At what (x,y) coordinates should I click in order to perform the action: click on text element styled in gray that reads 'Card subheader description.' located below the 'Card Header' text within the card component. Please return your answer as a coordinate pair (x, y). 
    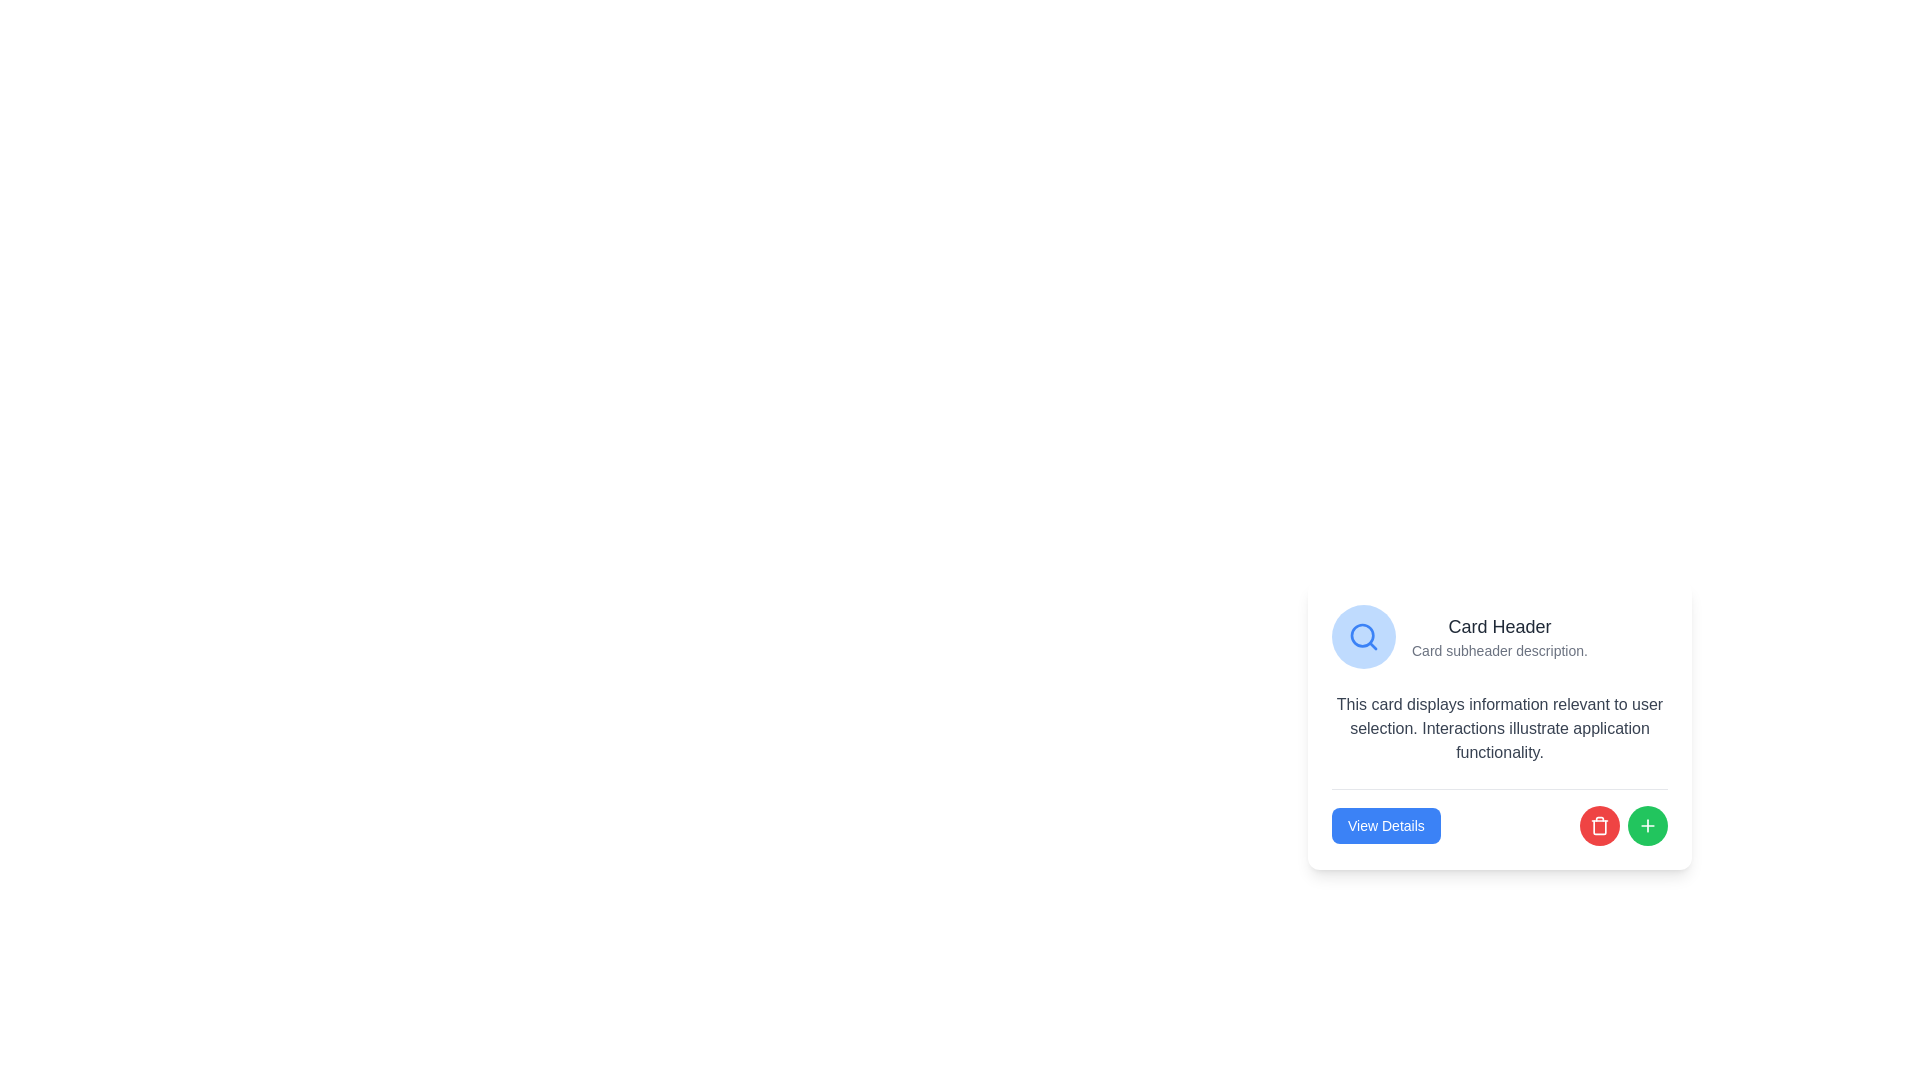
    Looking at the image, I should click on (1499, 651).